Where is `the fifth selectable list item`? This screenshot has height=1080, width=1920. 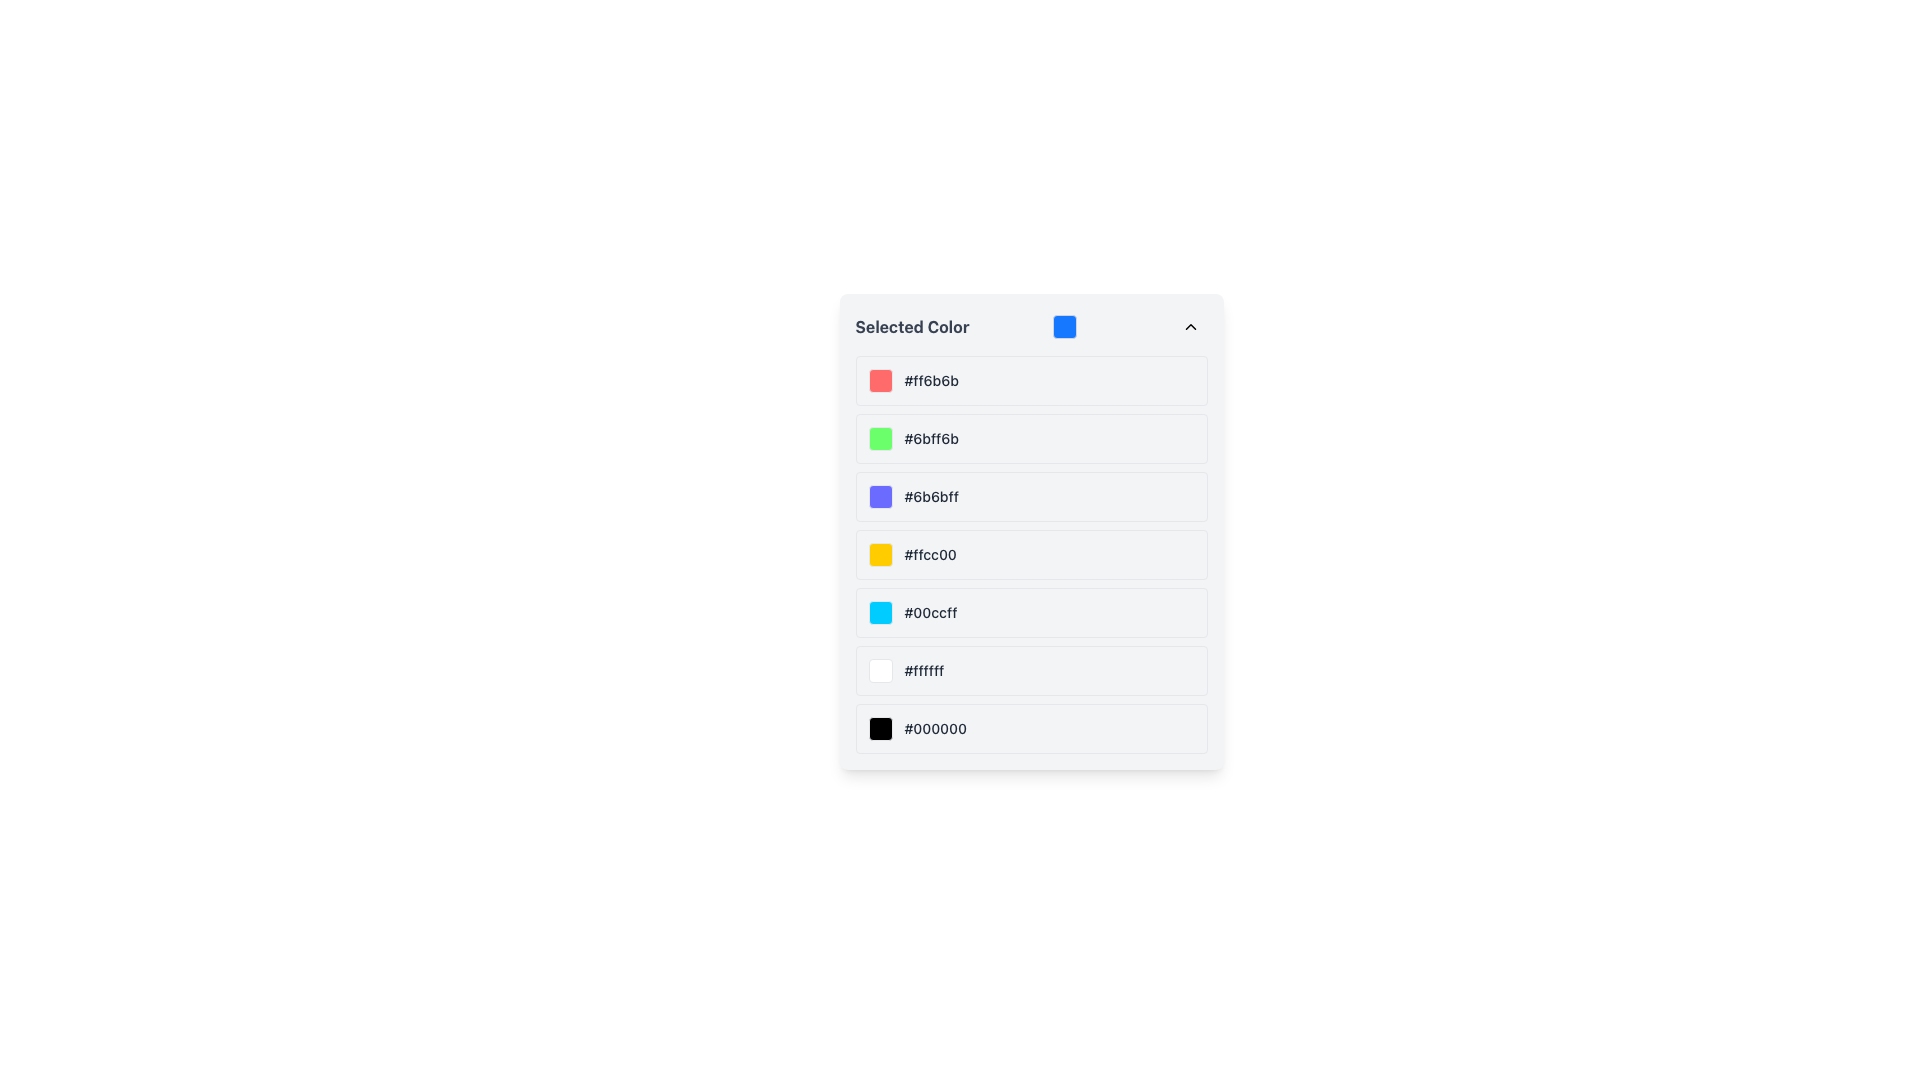
the fifth selectable list item is located at coordinates (1031, 612).